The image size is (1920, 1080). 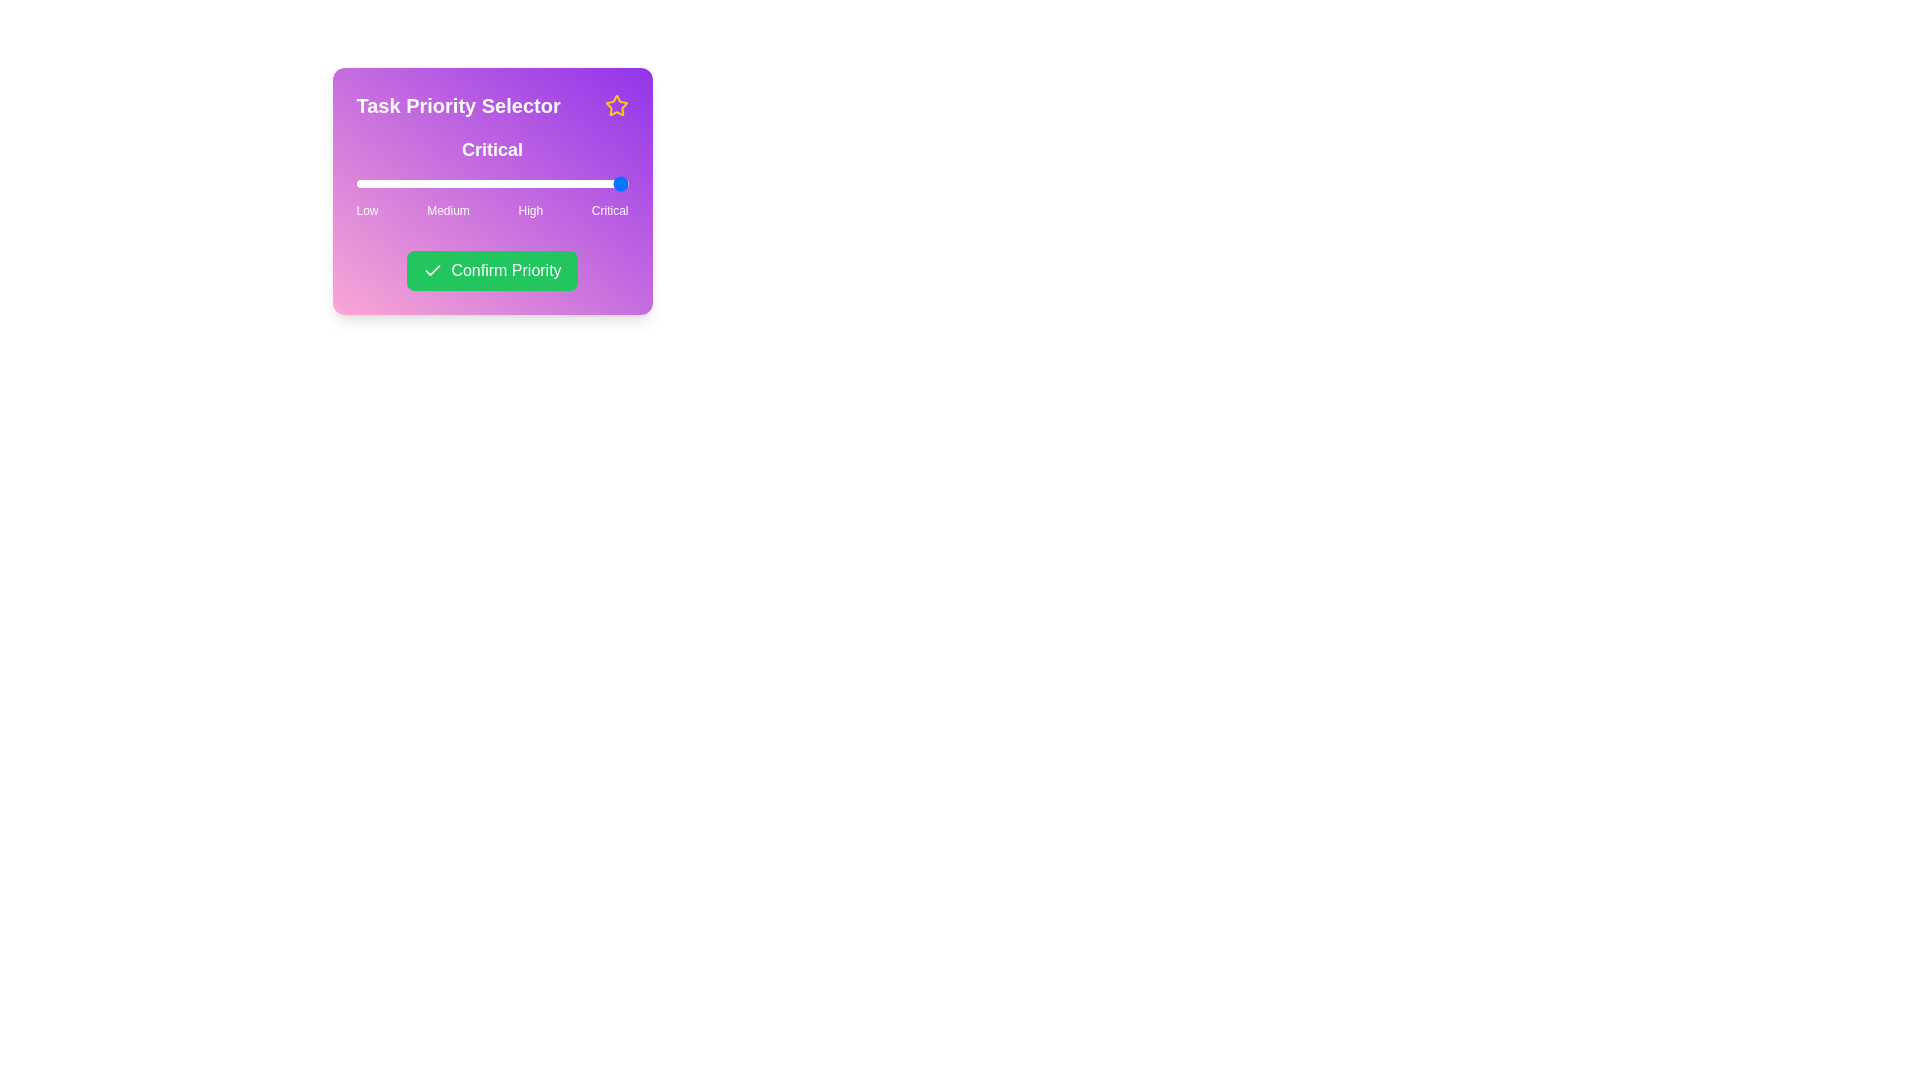 I want to click on the checkmark icon inside the green 'Confirm Priority' button, which signifies the confirmation action related to the 'Task Priority Selector', so click(x=432, y=270).